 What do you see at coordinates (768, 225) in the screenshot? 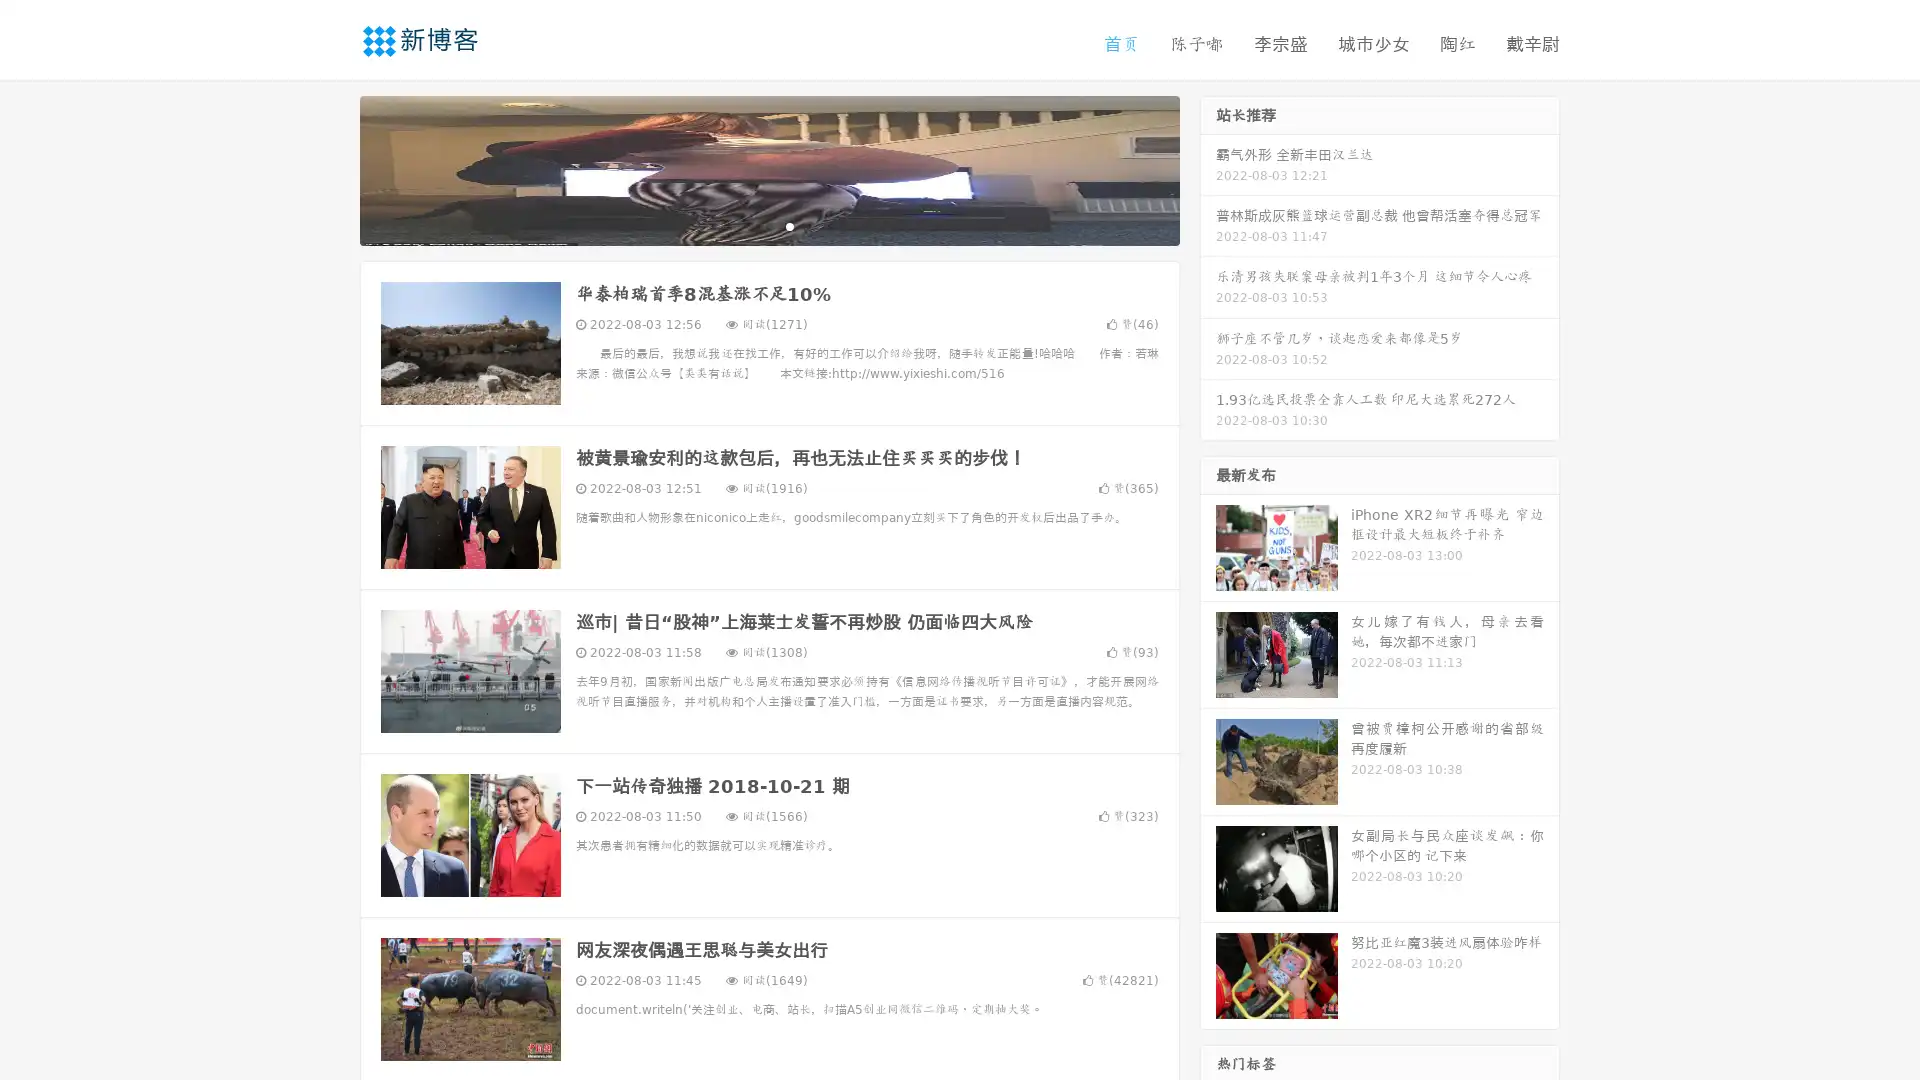
I see `Go to slide 2` at bounding box center [768, 225].